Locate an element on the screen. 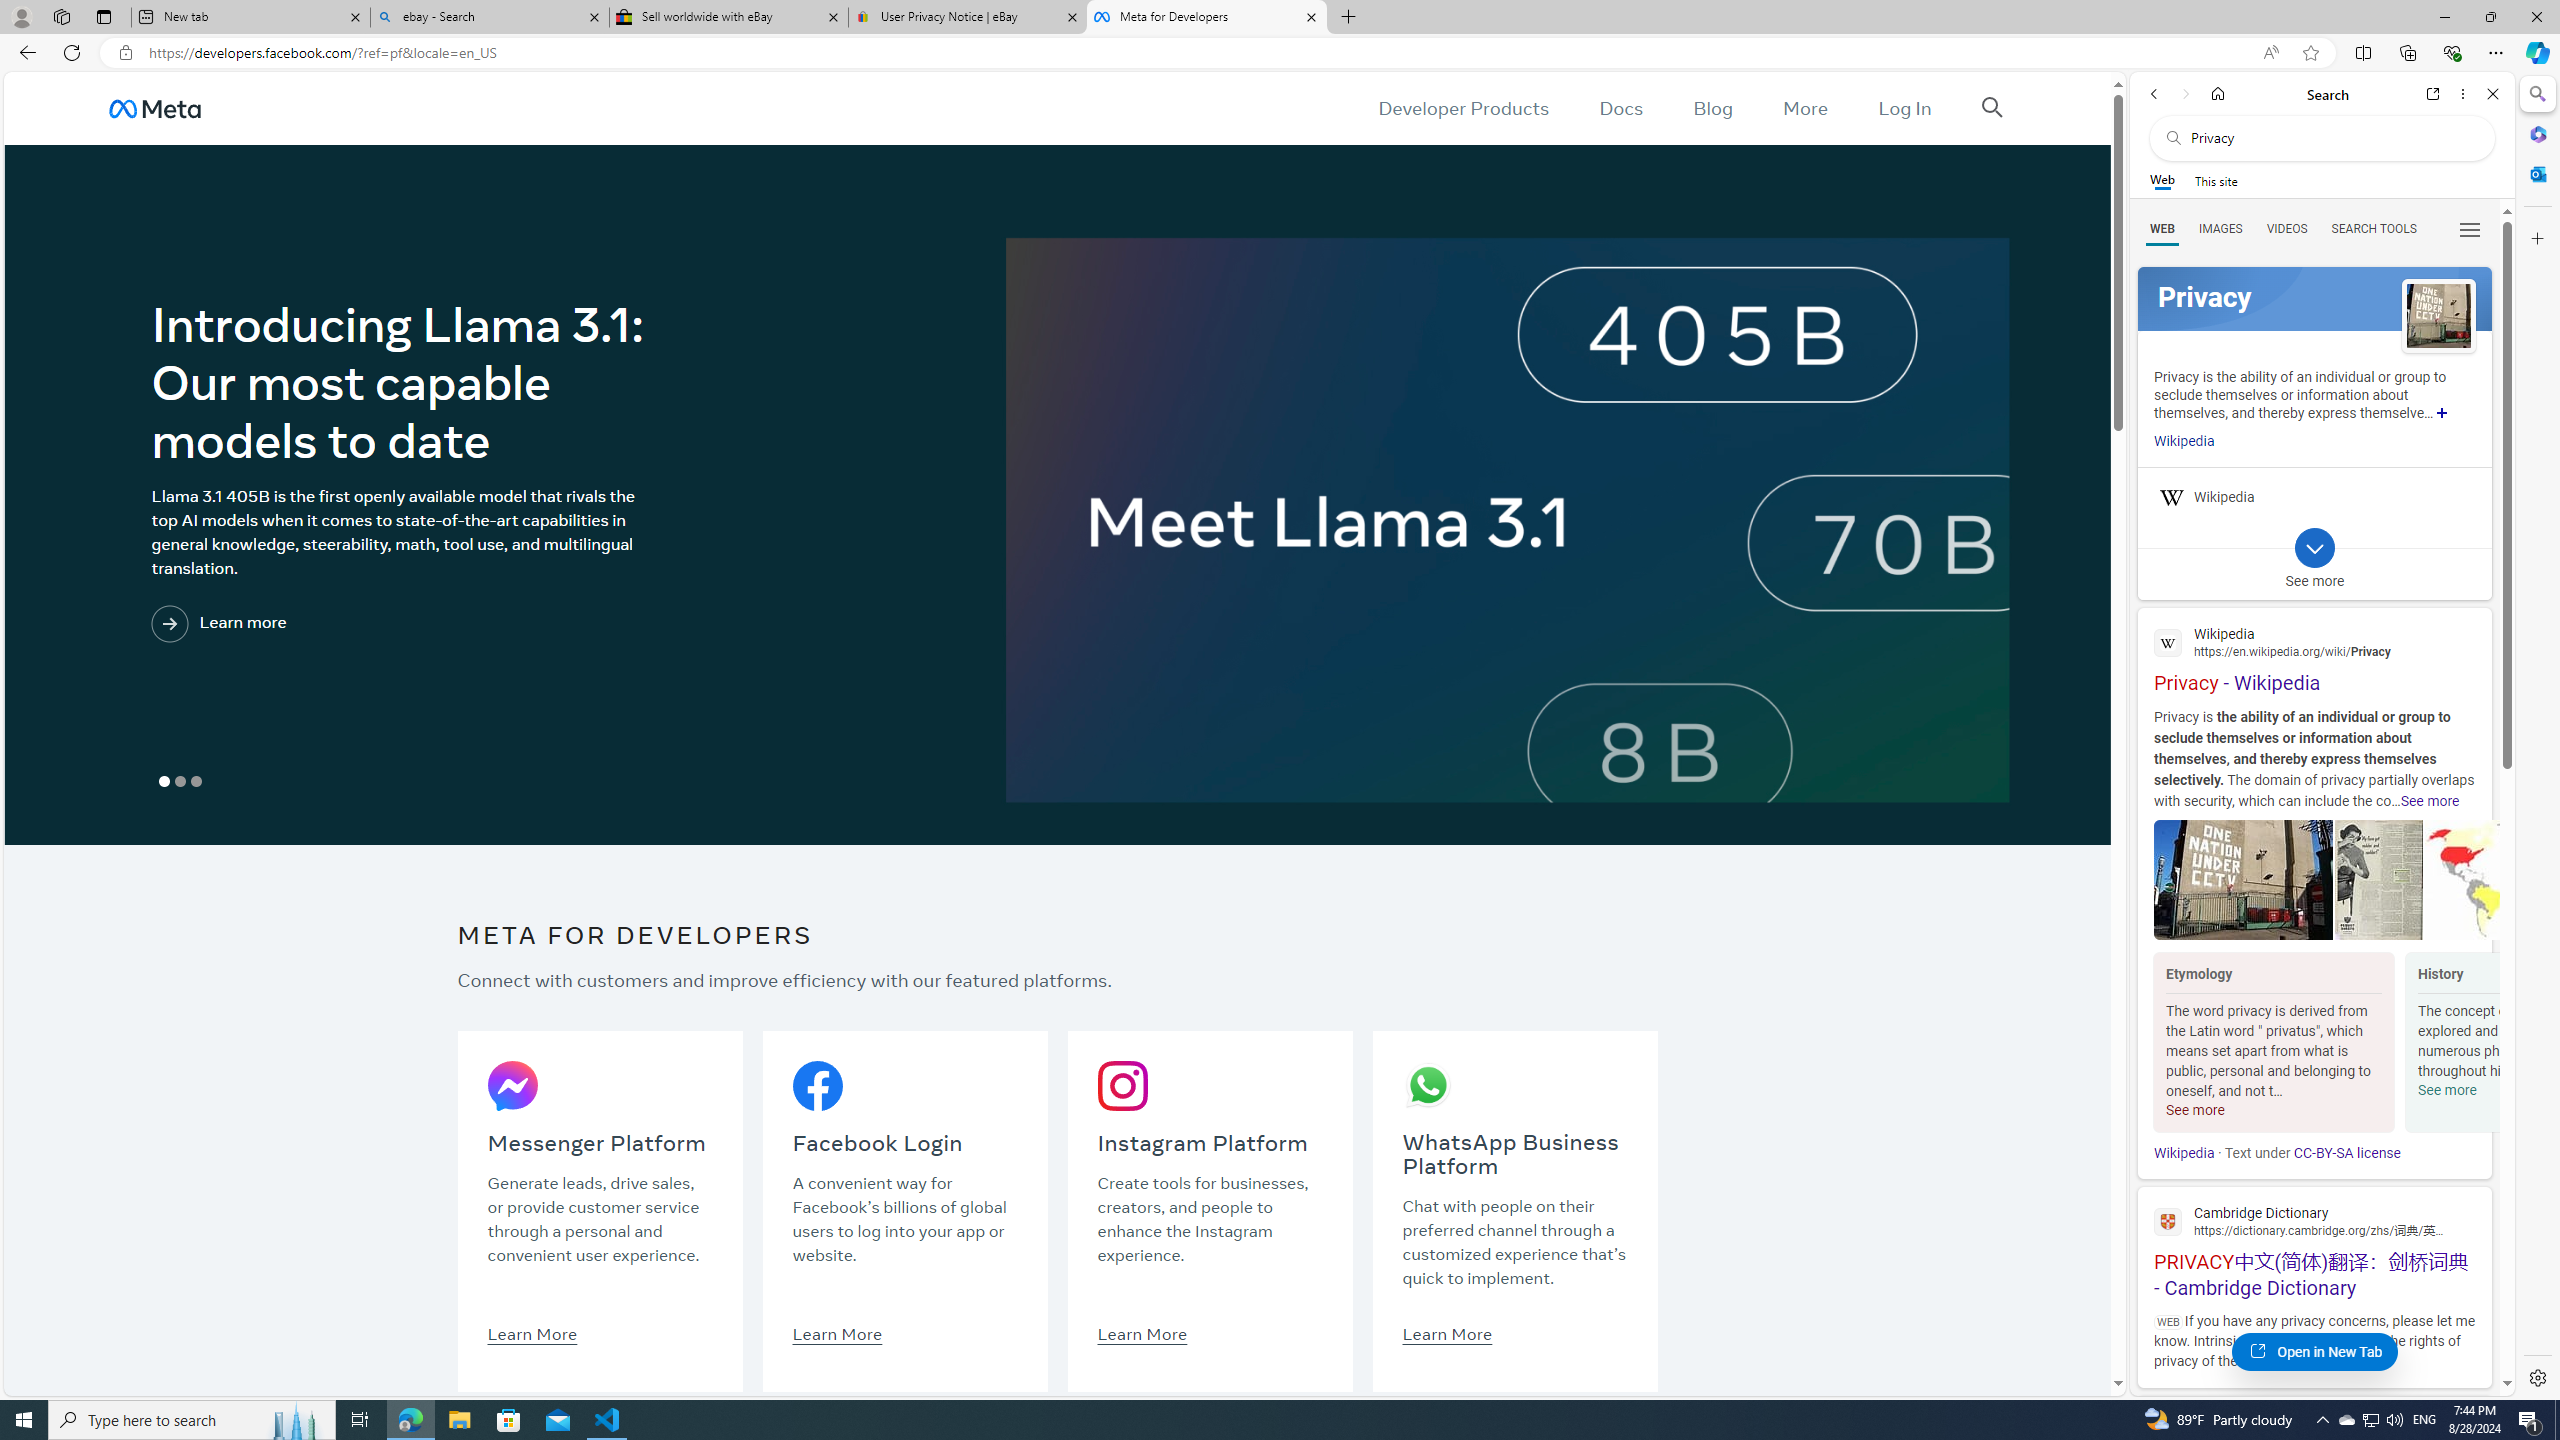 The image size is (2560, 1440). 'Meta for Developers' is located at coordinates (1204, 16).